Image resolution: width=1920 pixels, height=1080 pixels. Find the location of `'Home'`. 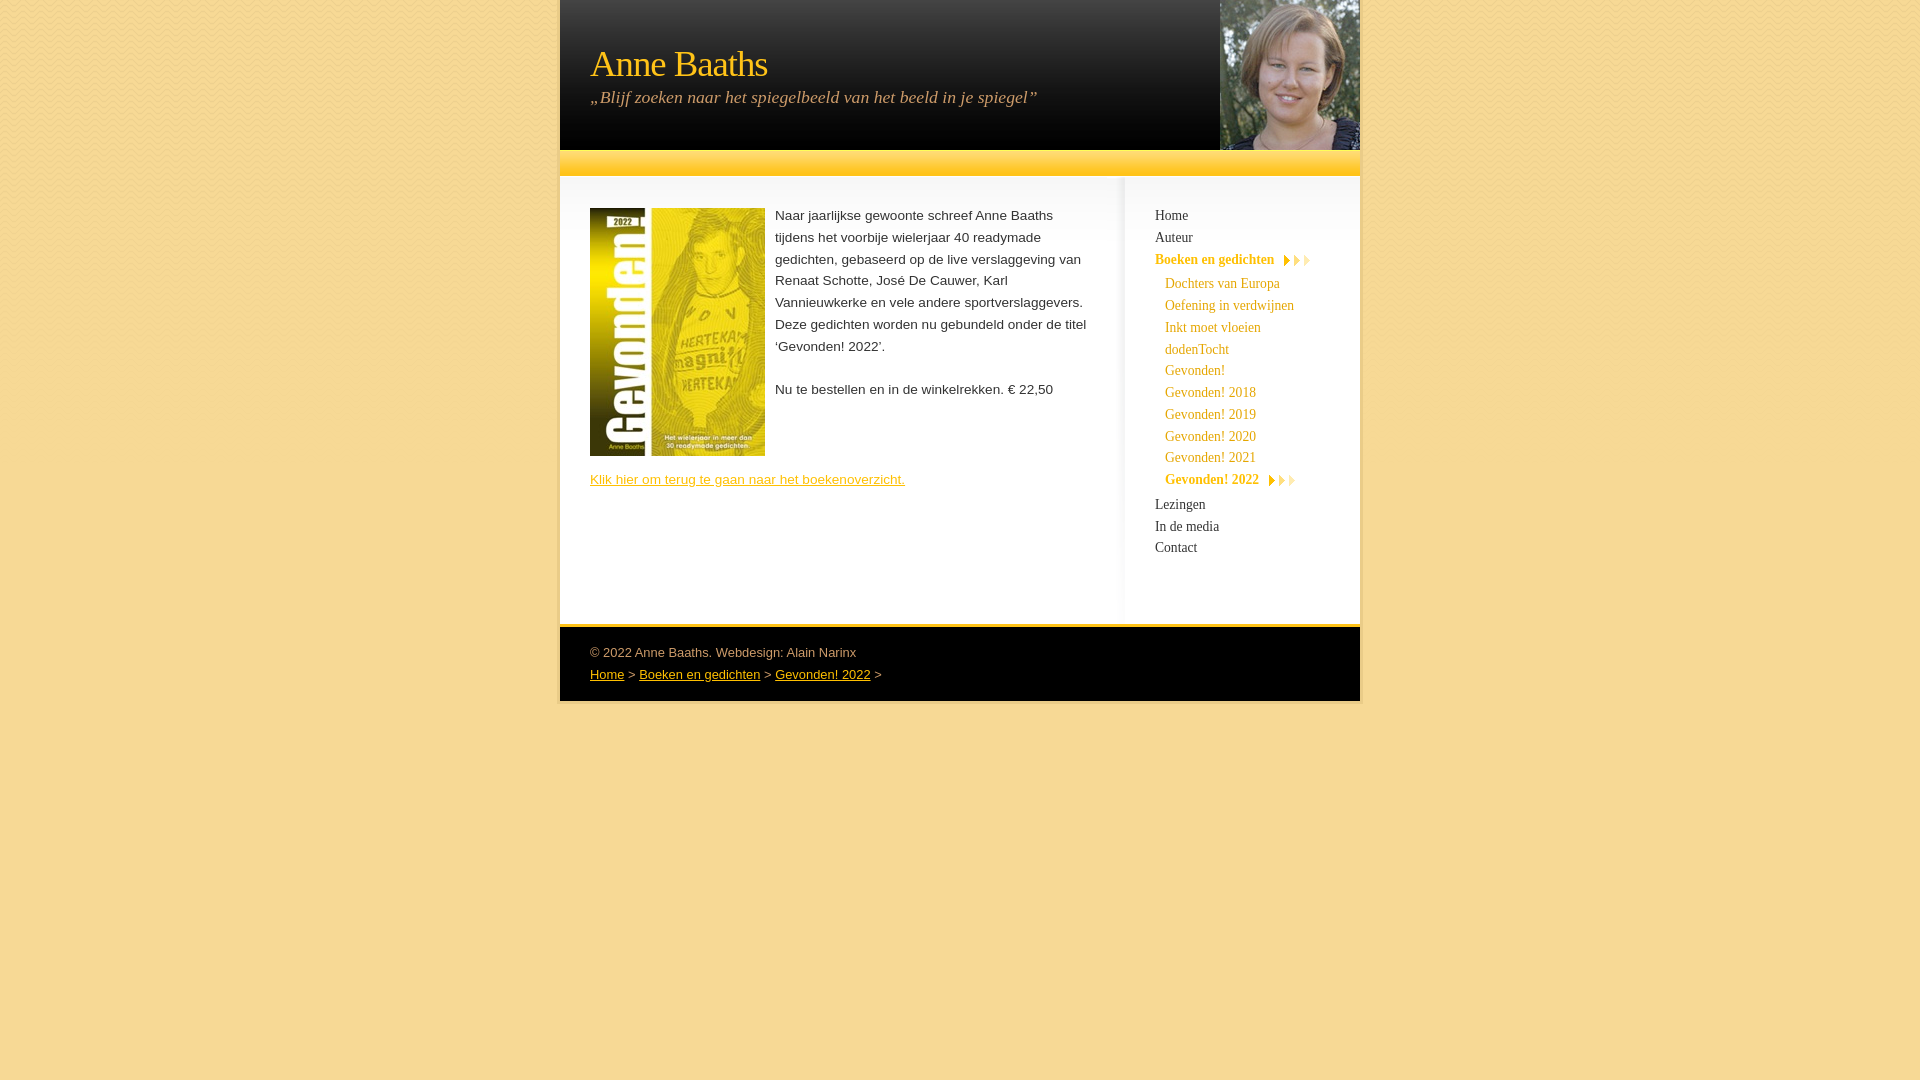

'Home' is located at coordinates (1171, 215).